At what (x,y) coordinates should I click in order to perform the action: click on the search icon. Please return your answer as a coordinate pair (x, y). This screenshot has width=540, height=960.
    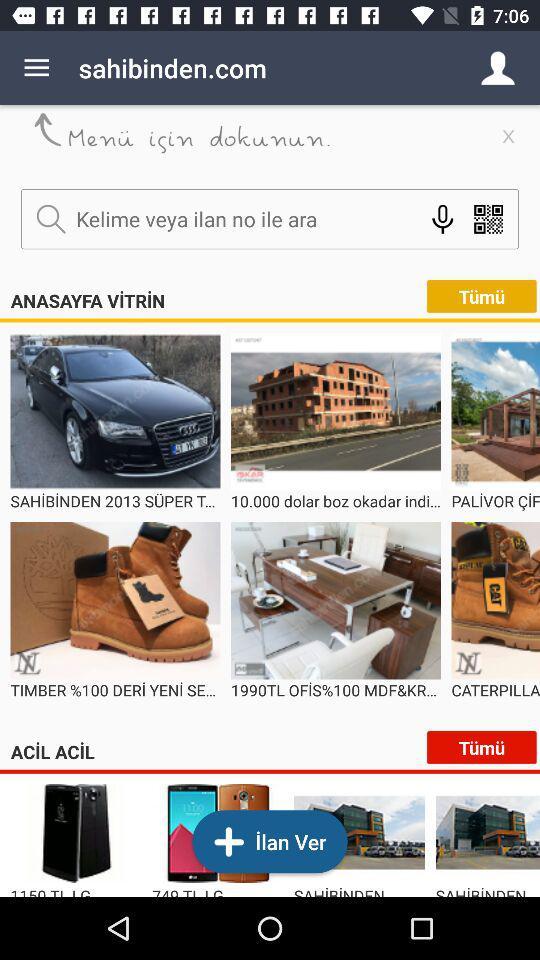
    Looking at the image, I should click on (51, 219).